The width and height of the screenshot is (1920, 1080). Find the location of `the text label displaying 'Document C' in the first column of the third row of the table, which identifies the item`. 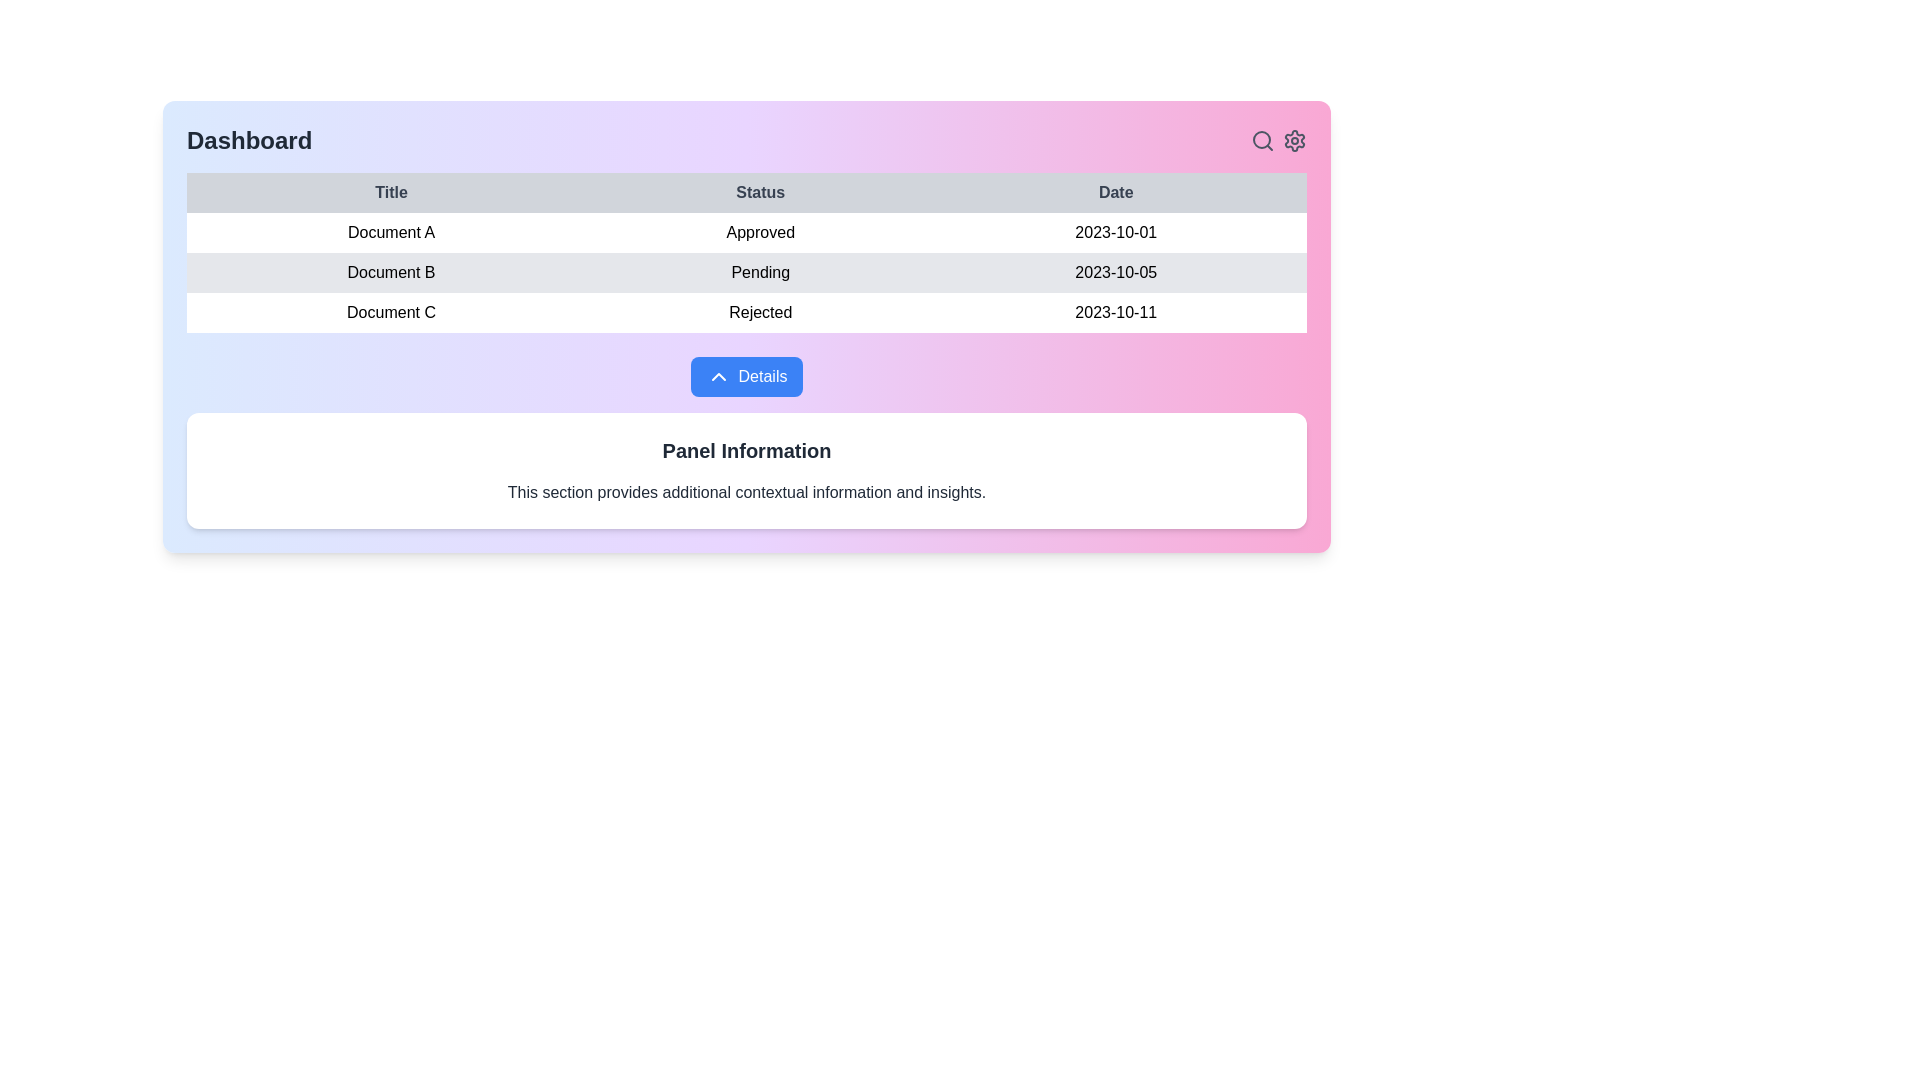

the text label displaying 'Document C' in the first column of the third row of the table, which identifies the item is located at coordinates (391, 312).